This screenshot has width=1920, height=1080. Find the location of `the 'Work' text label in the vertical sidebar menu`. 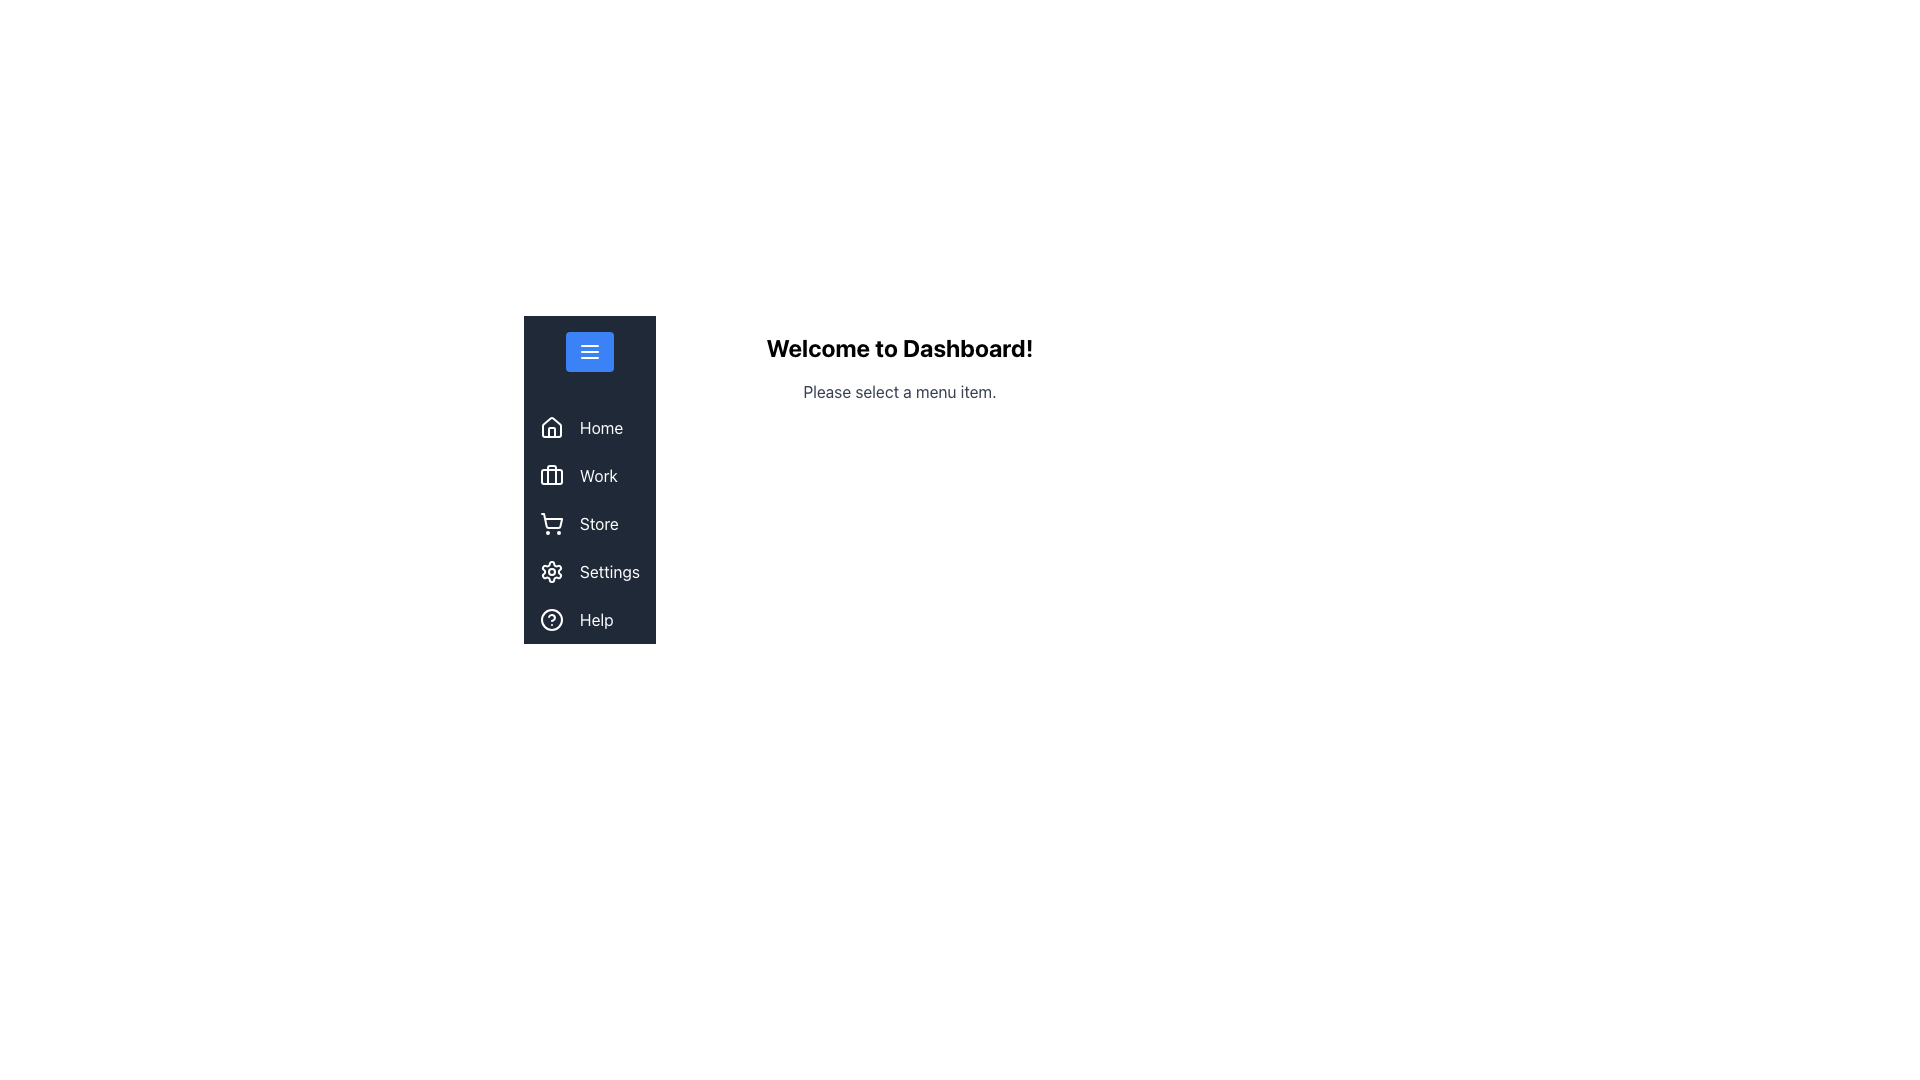

the 'Work' text label in the vertical sidebar menu is located at coordinates (597, 475).